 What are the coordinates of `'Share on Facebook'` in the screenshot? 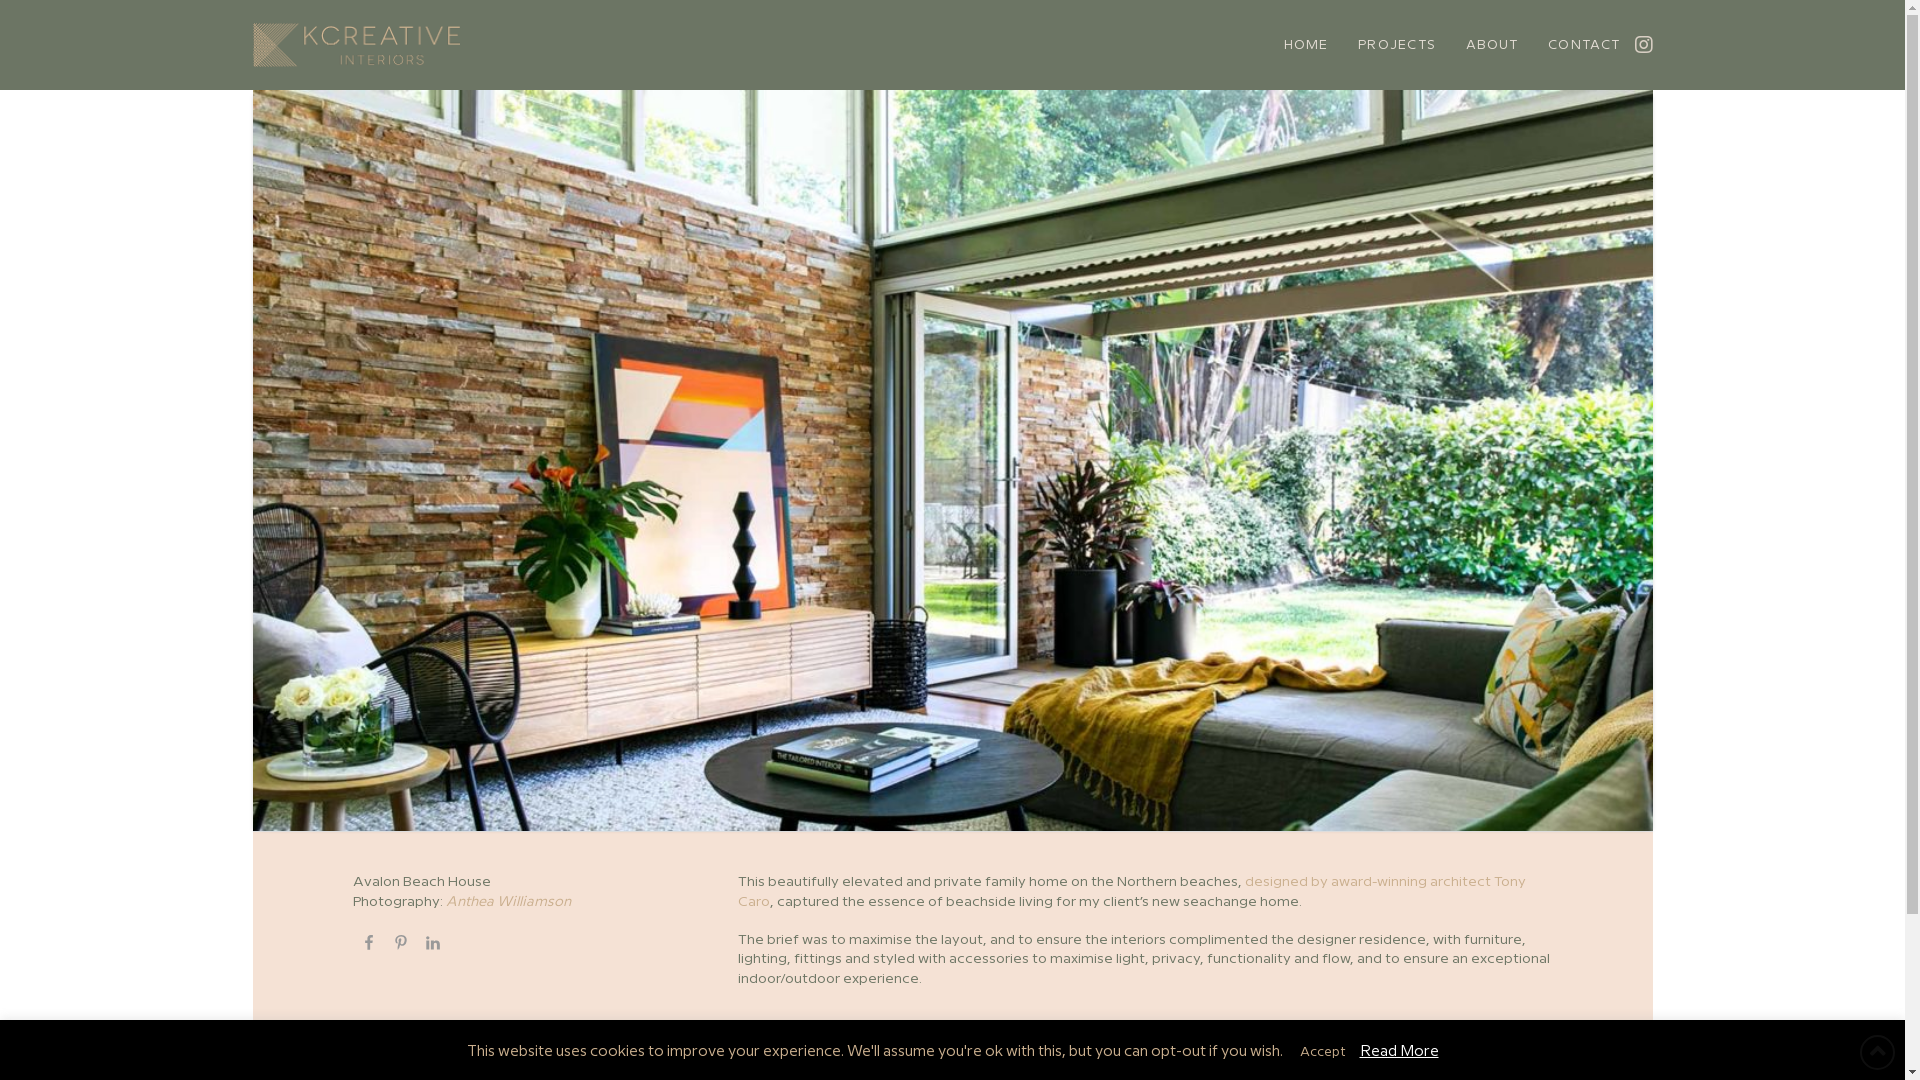 It's located at (351, 946).